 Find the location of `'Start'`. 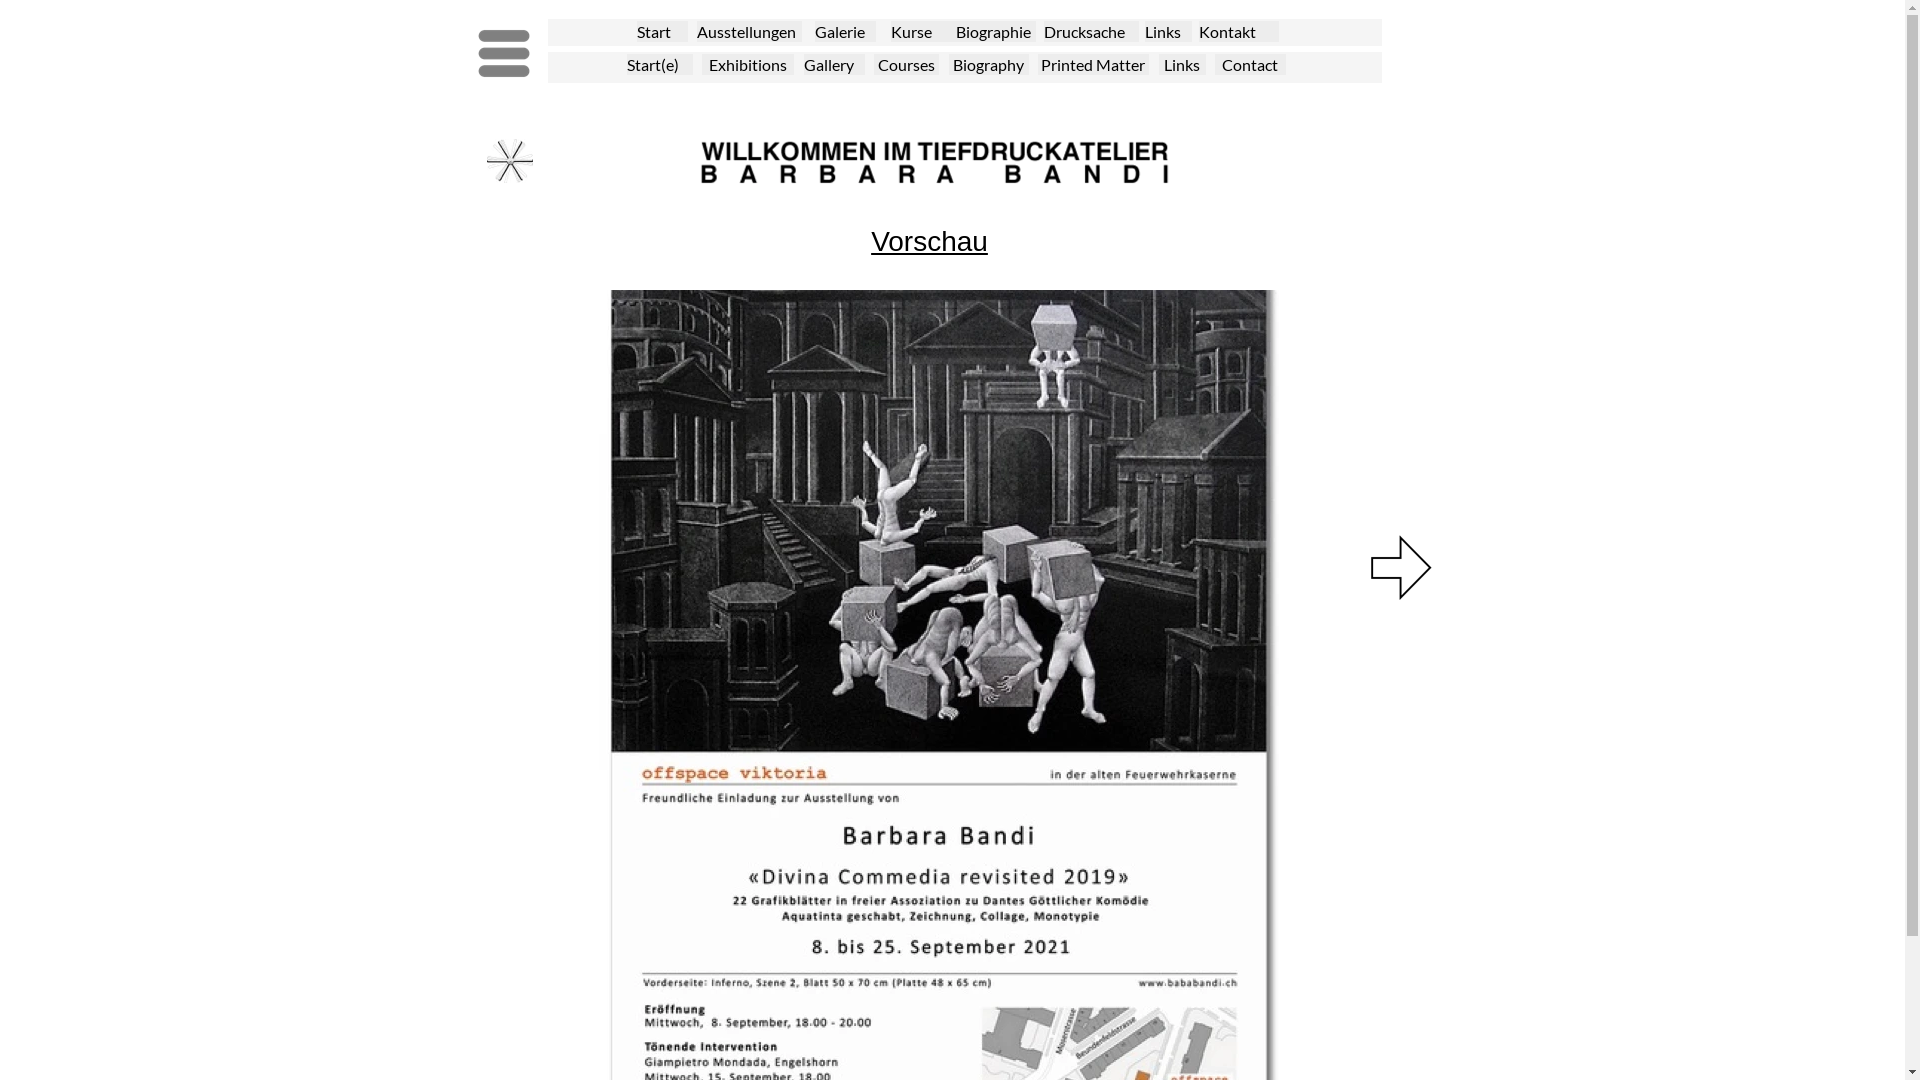

'Start' is located at coordinates (661, 32).